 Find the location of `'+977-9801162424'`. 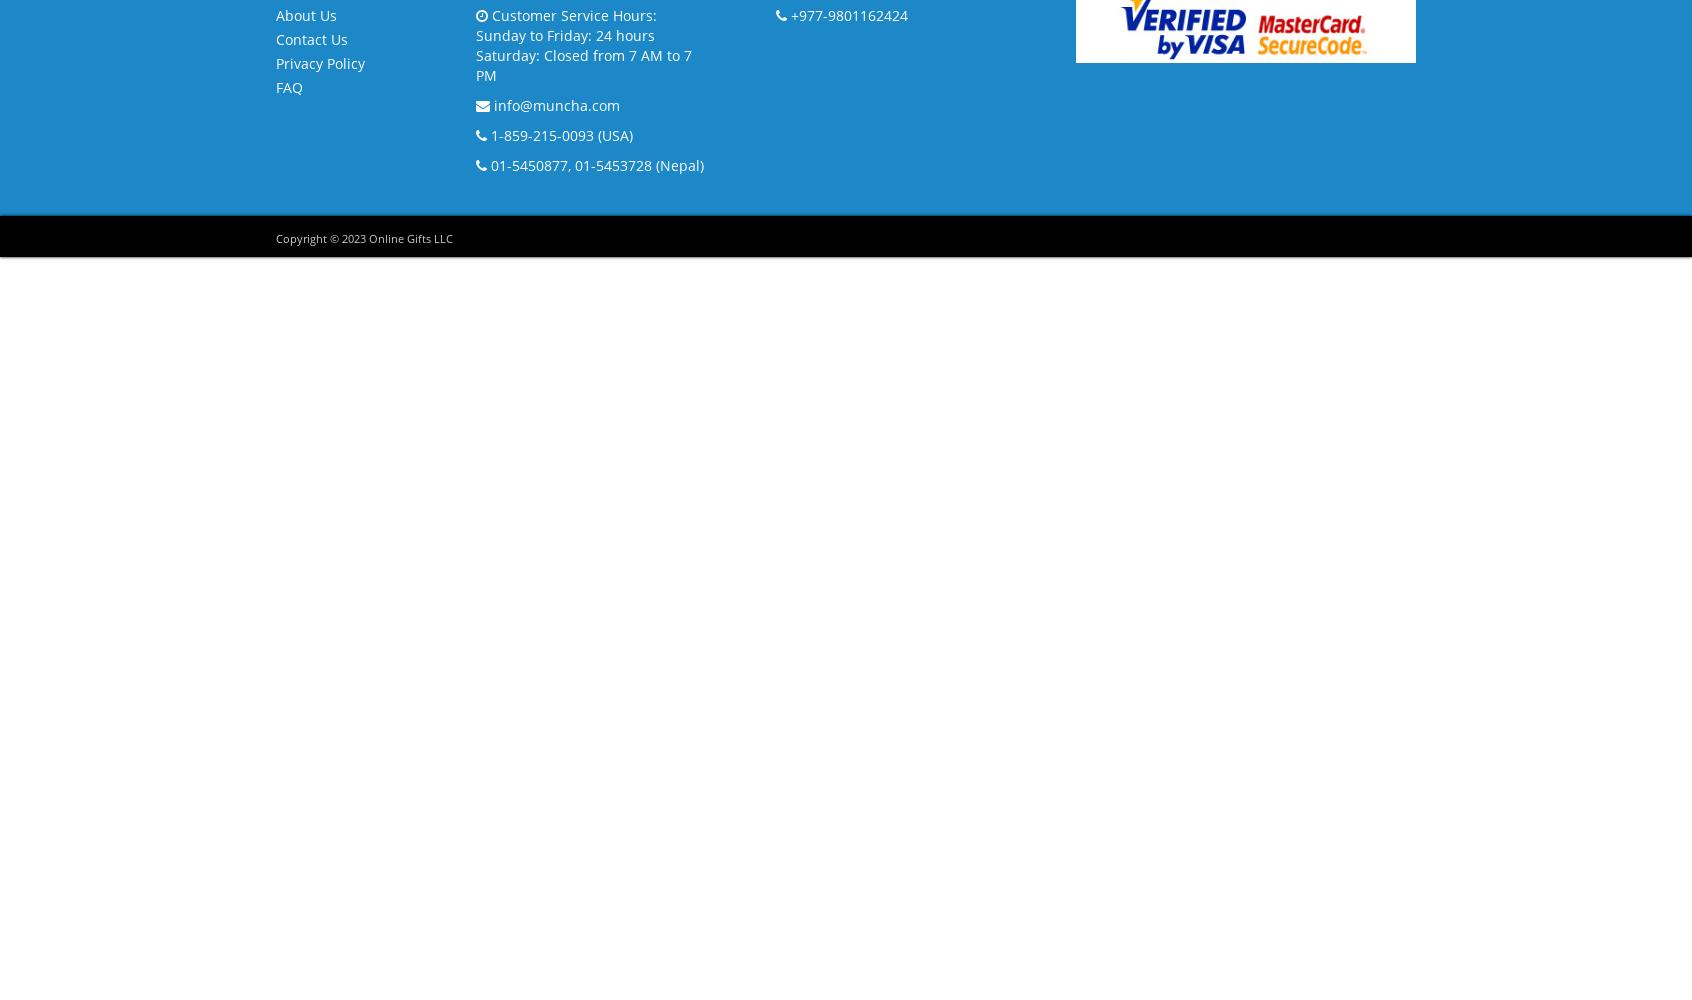

'+977-9801162424' is located at coordinates (786, 14).